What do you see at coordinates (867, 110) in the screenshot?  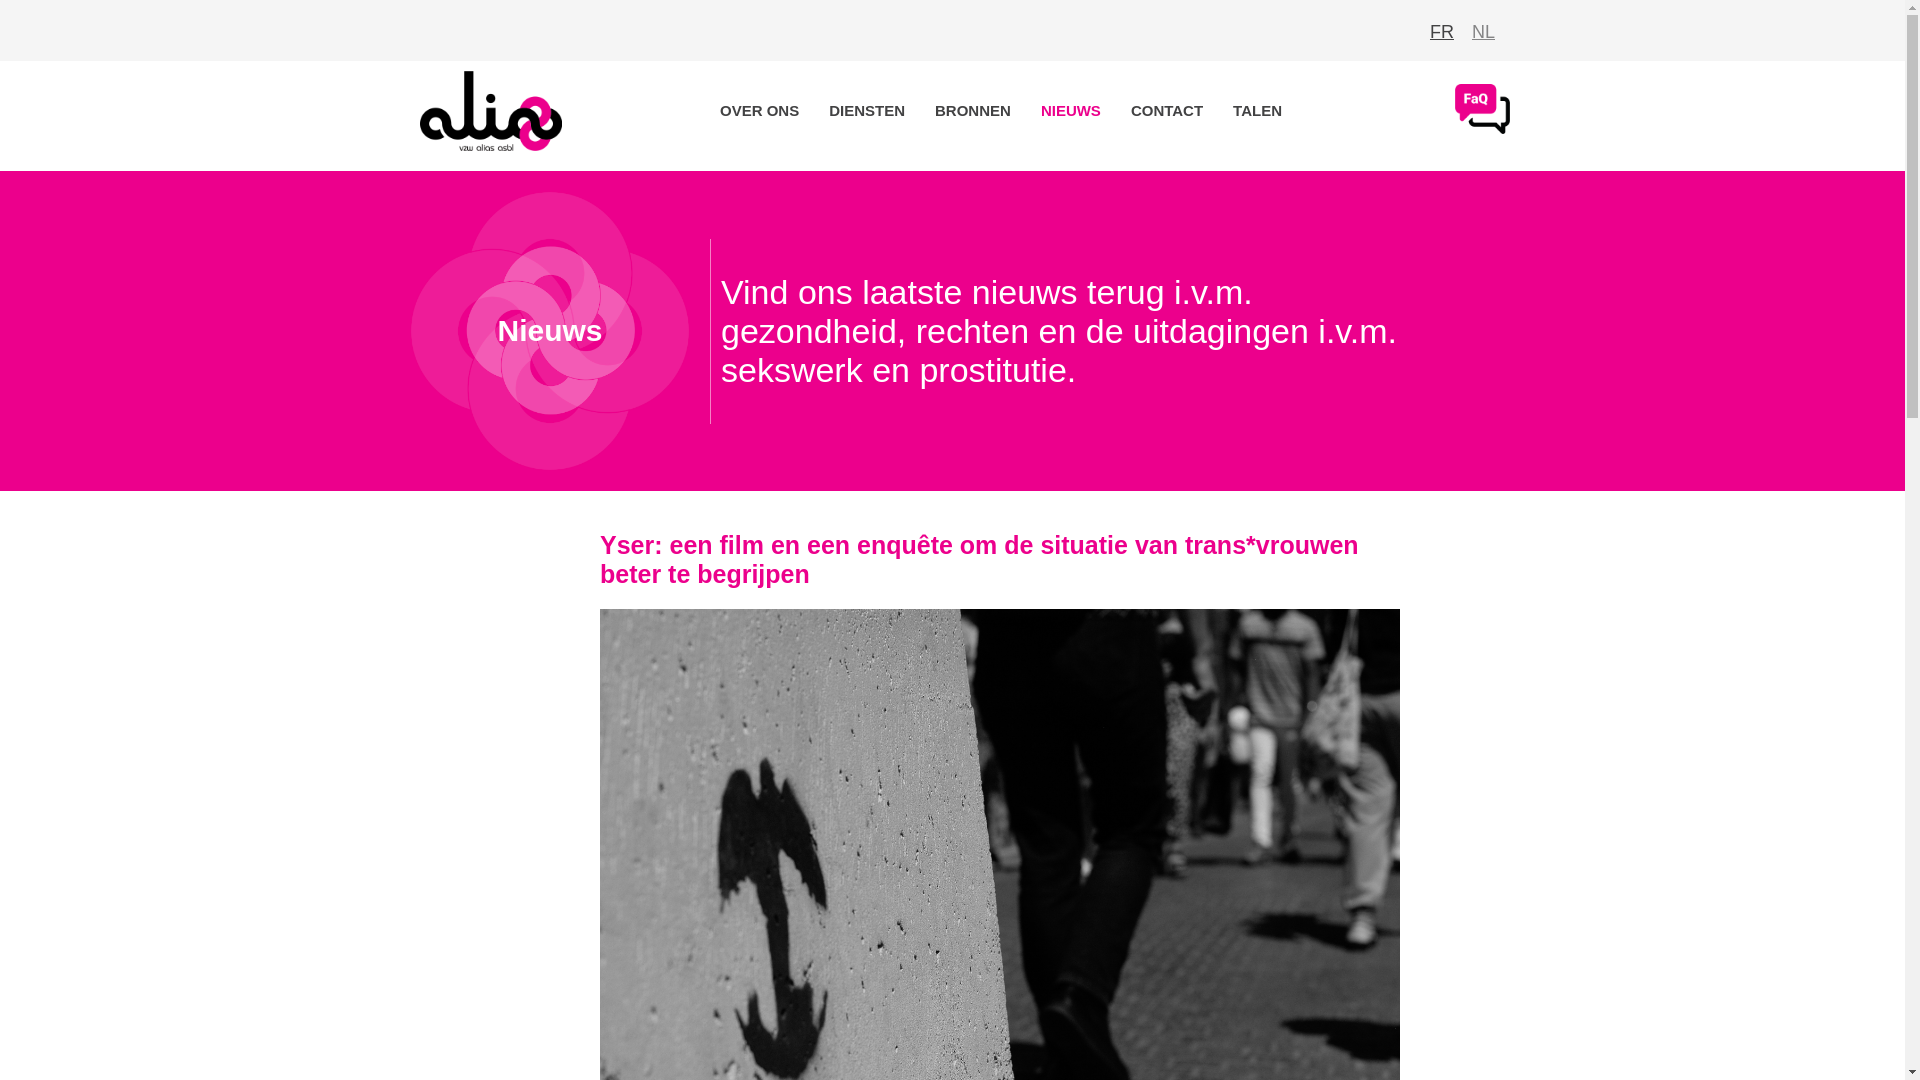 I see `'DIENSTEN'` at bounding box center [867, 110].